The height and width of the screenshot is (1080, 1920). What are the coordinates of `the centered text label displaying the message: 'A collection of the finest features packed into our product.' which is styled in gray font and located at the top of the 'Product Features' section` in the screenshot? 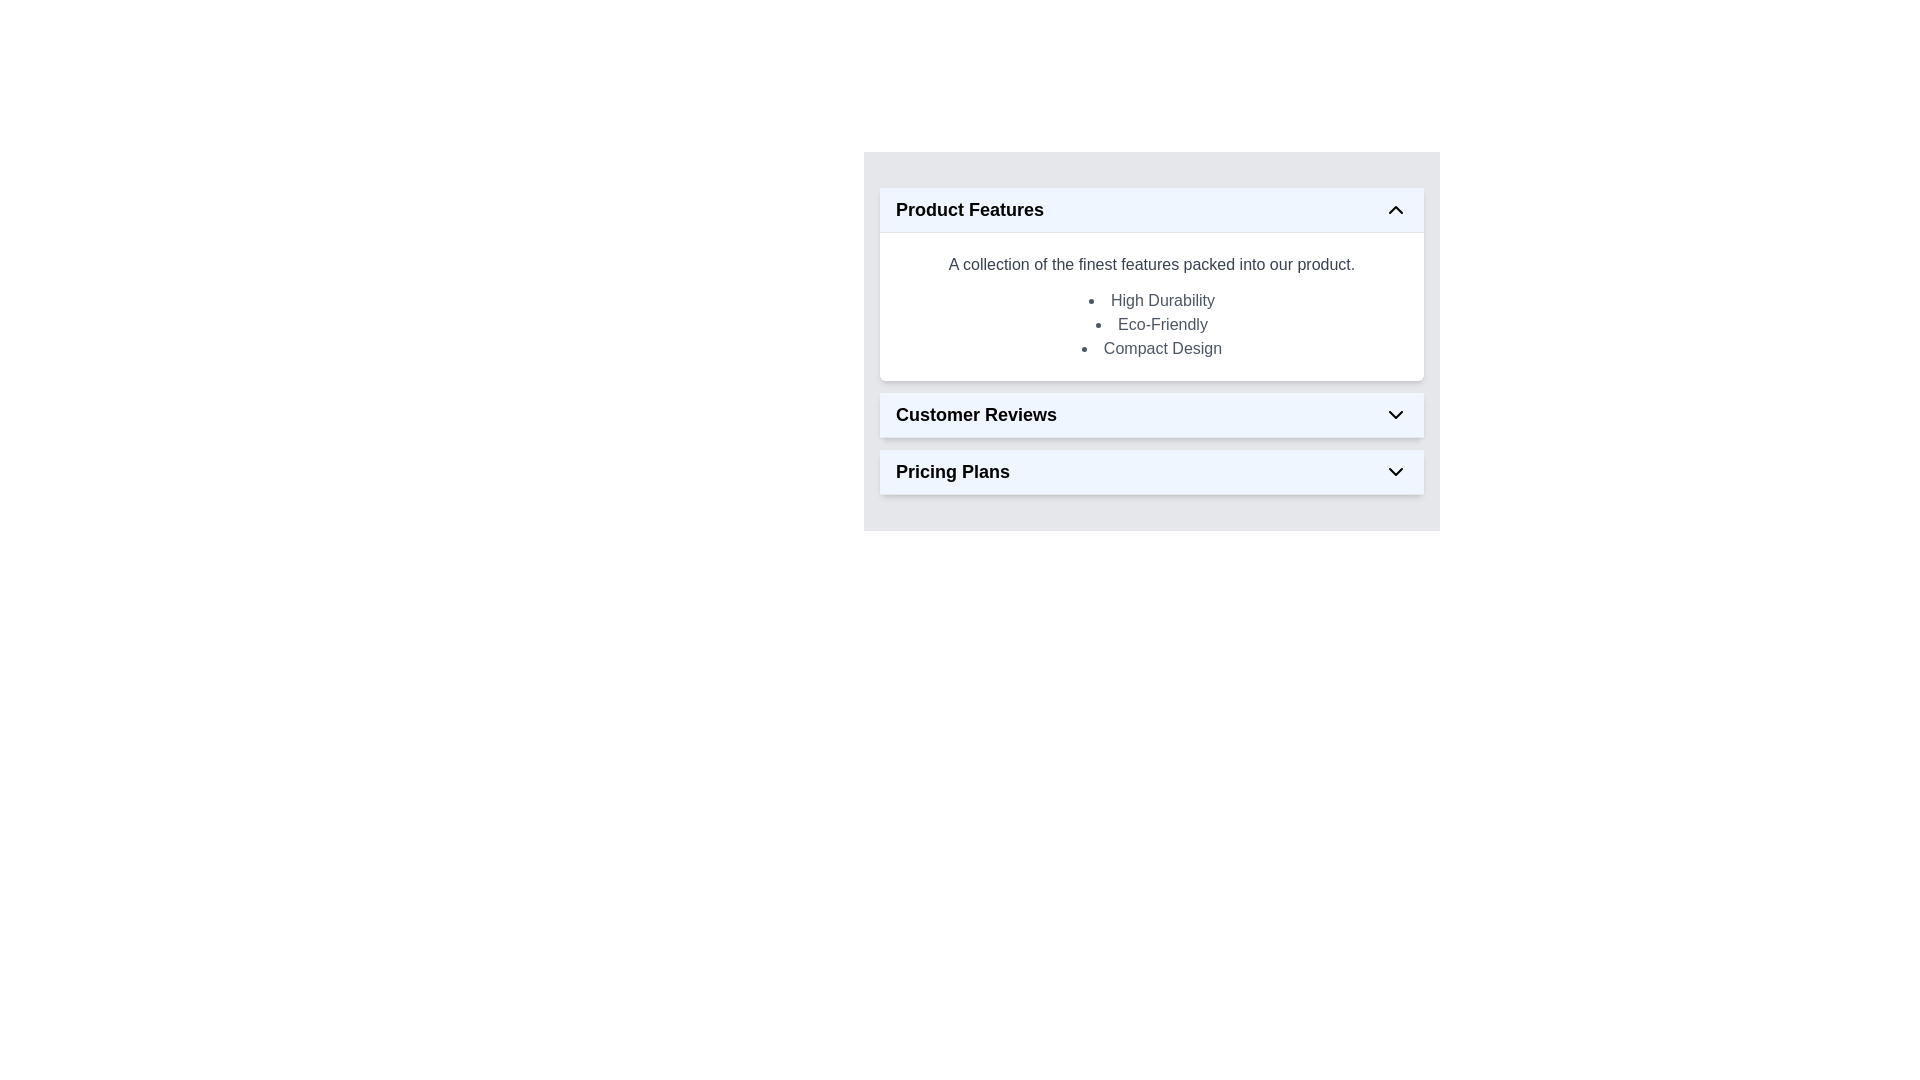 It's located at (1152, 264).